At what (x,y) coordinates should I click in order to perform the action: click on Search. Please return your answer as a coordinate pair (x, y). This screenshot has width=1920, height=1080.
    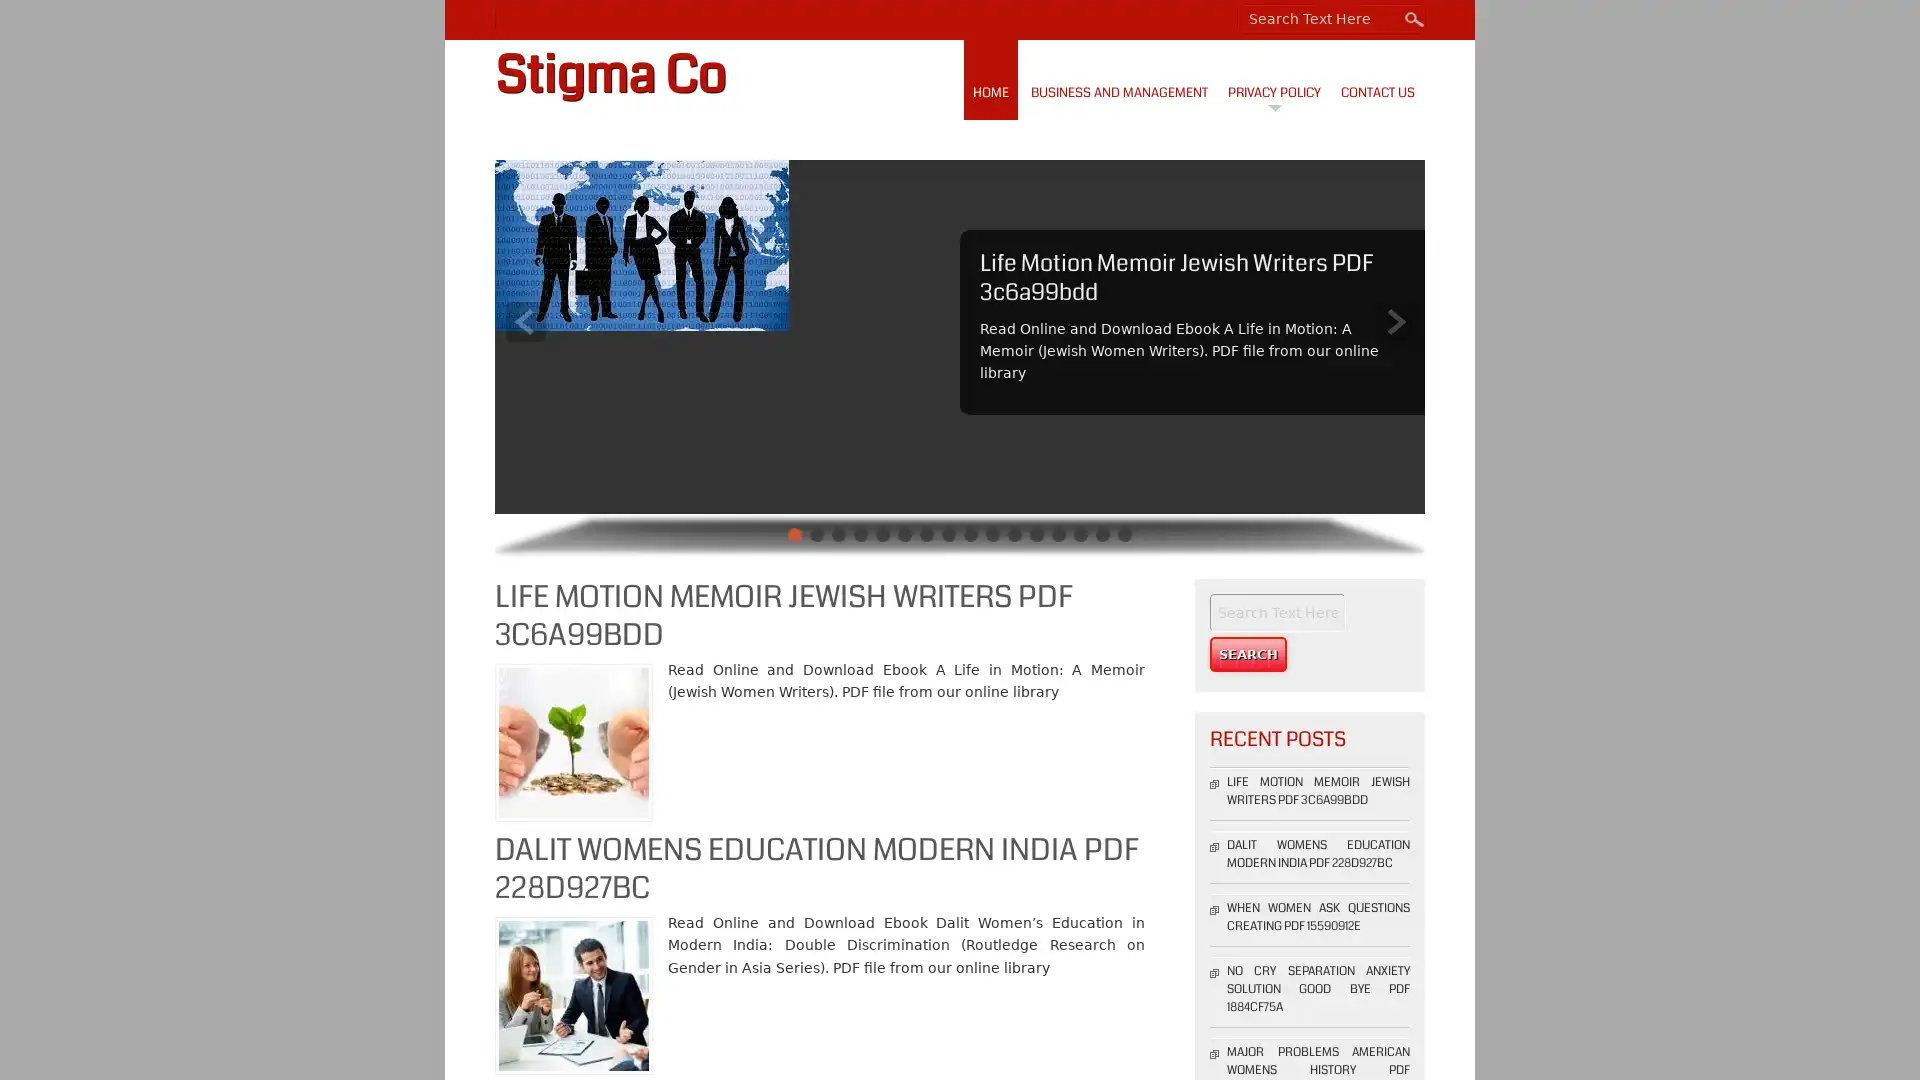
    Looking at the image, I should click on (1247, 654).